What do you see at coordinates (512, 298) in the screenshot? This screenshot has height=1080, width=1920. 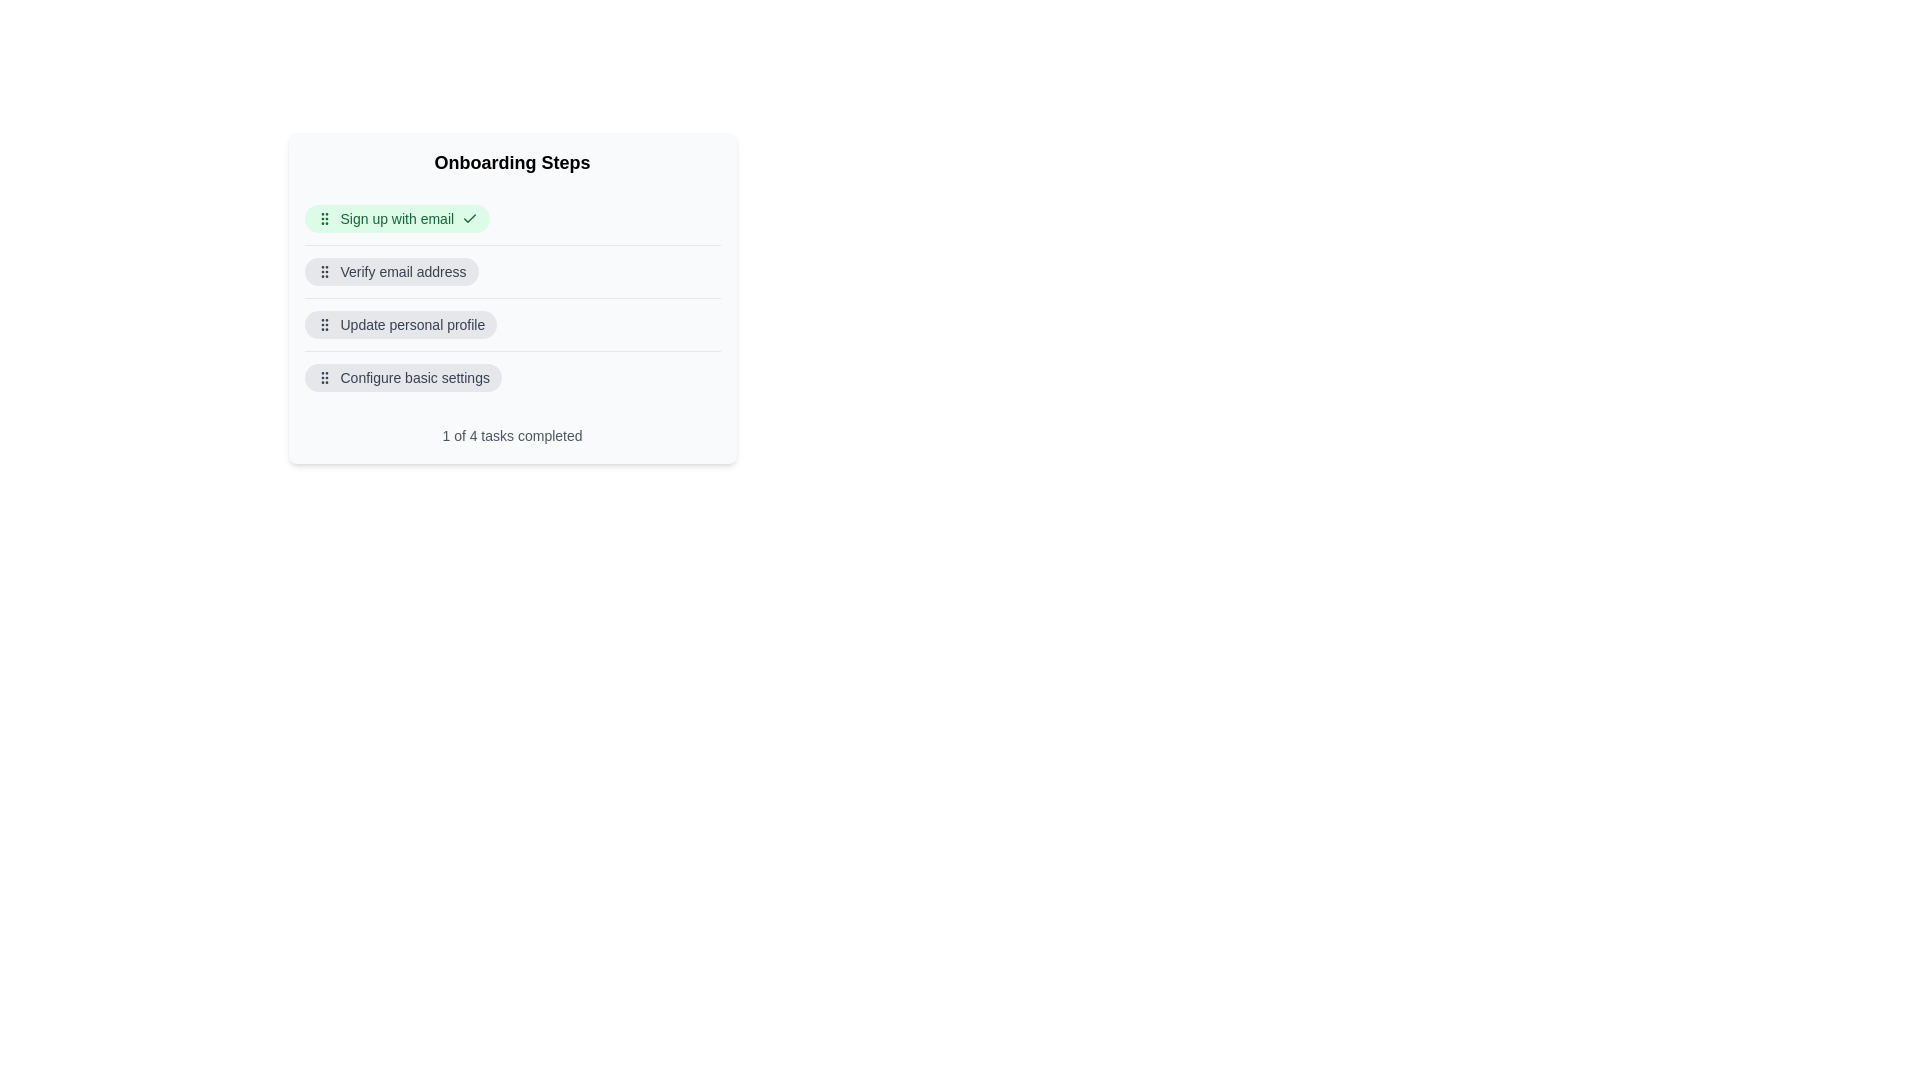 I see `the list item labeled 'Verify email address' within the 'Onboarding Steps' card to view its details` at bounding box center [512, 298].